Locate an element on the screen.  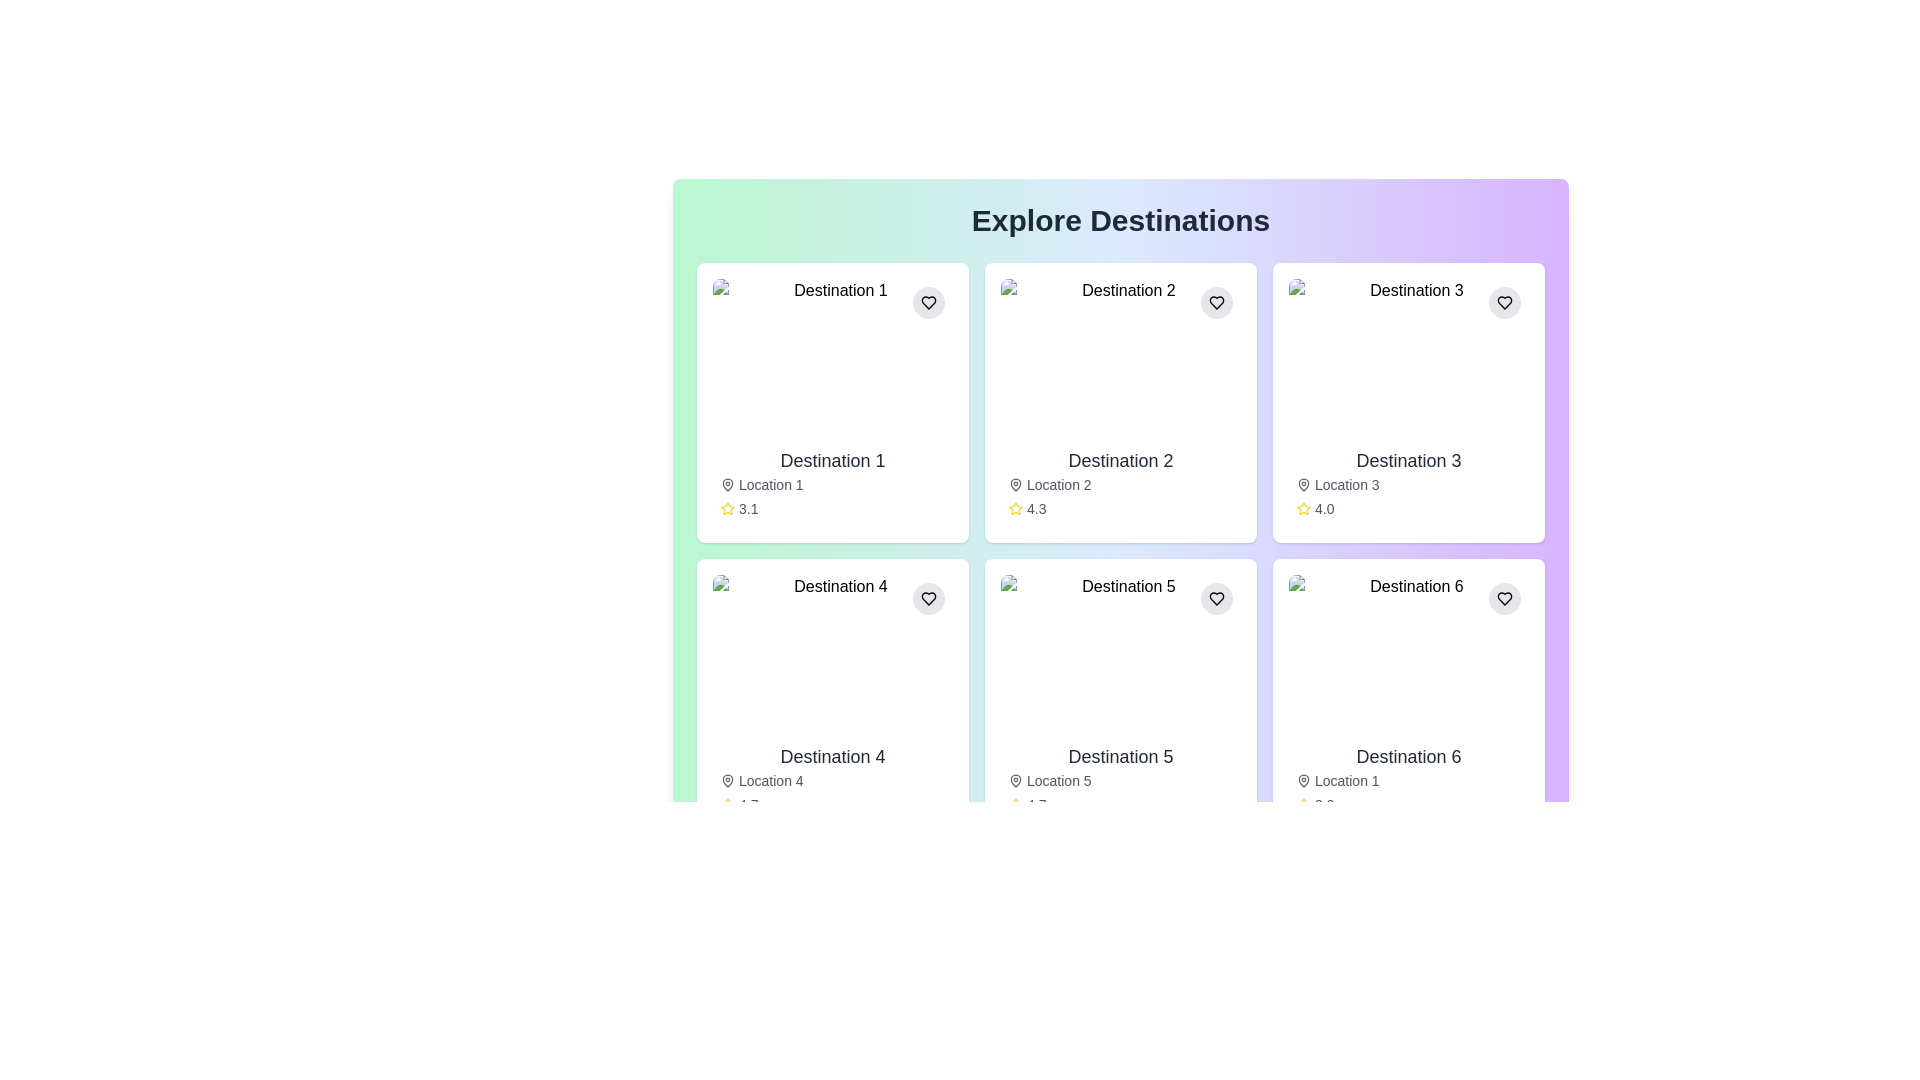
the heart-shaped interactive button is located at coordinates (1505, 597).